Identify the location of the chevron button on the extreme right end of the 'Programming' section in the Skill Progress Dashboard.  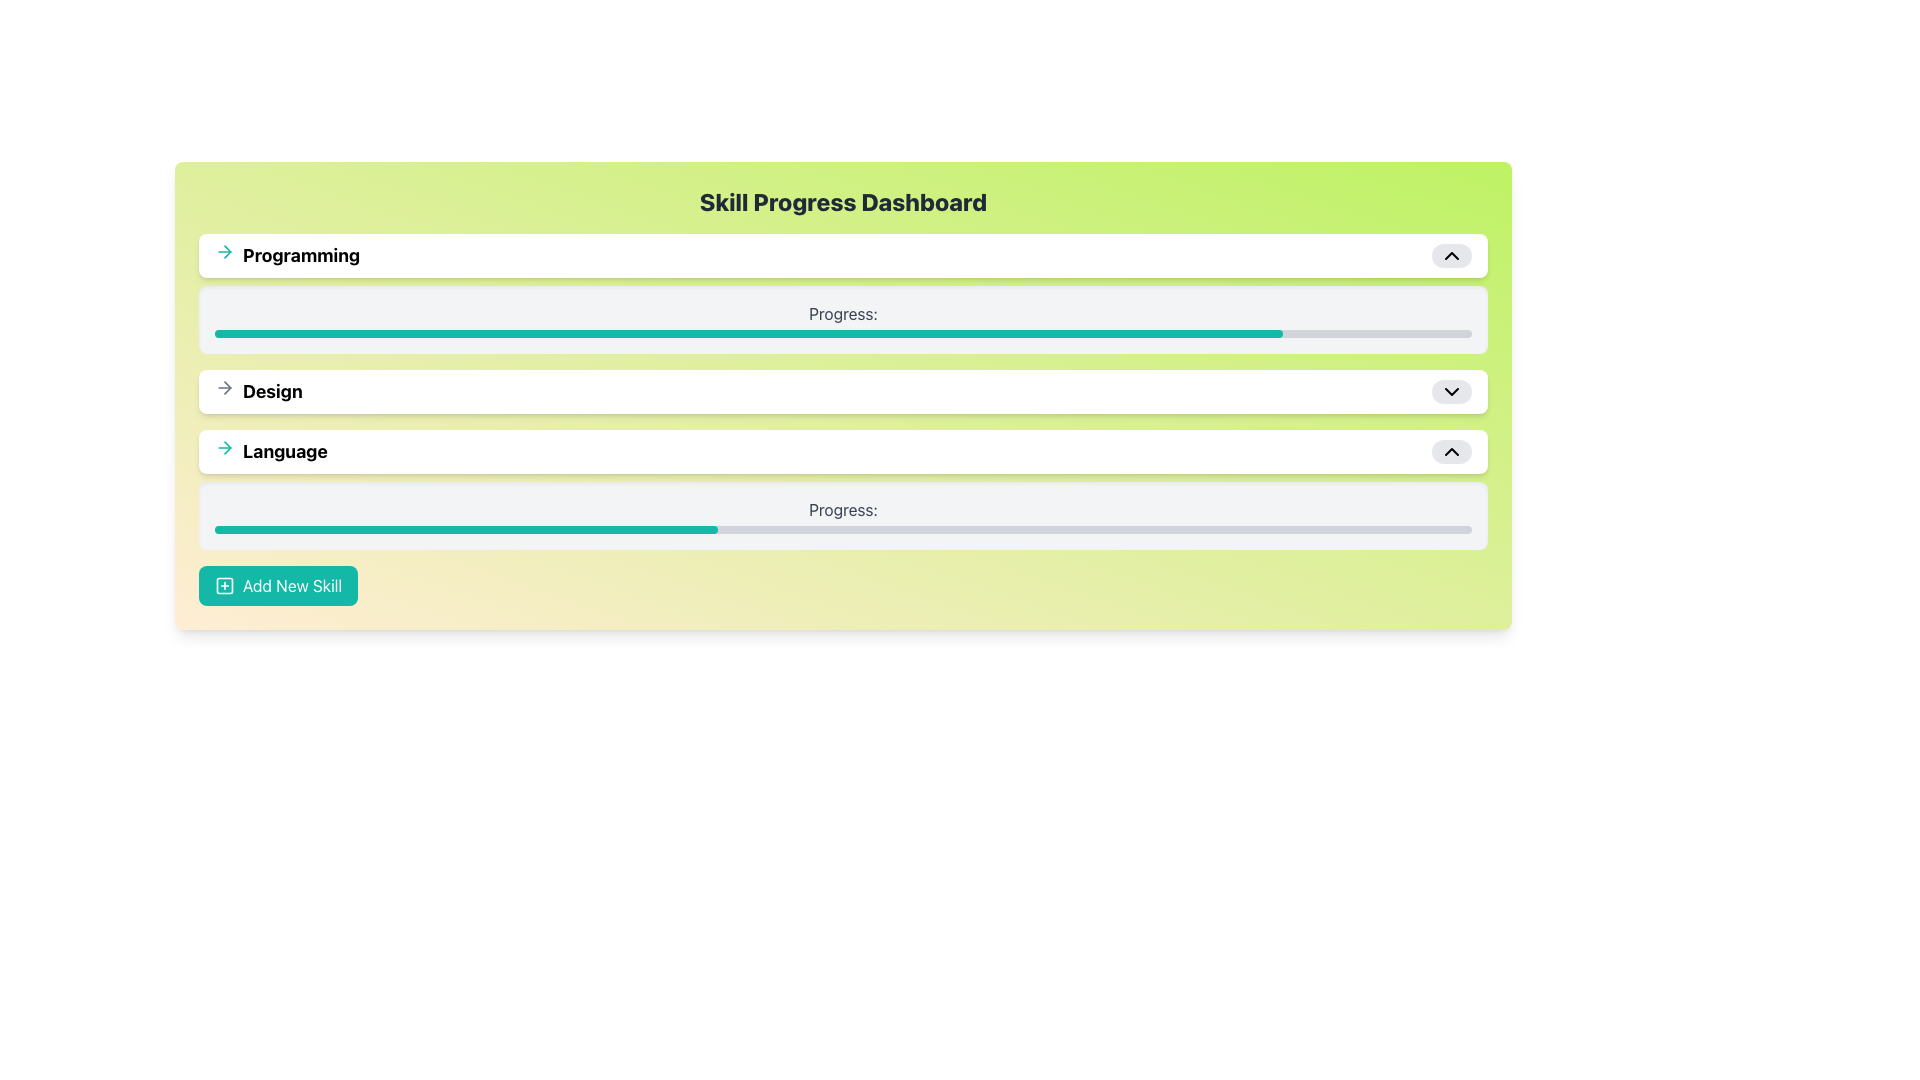
(1451, 254).